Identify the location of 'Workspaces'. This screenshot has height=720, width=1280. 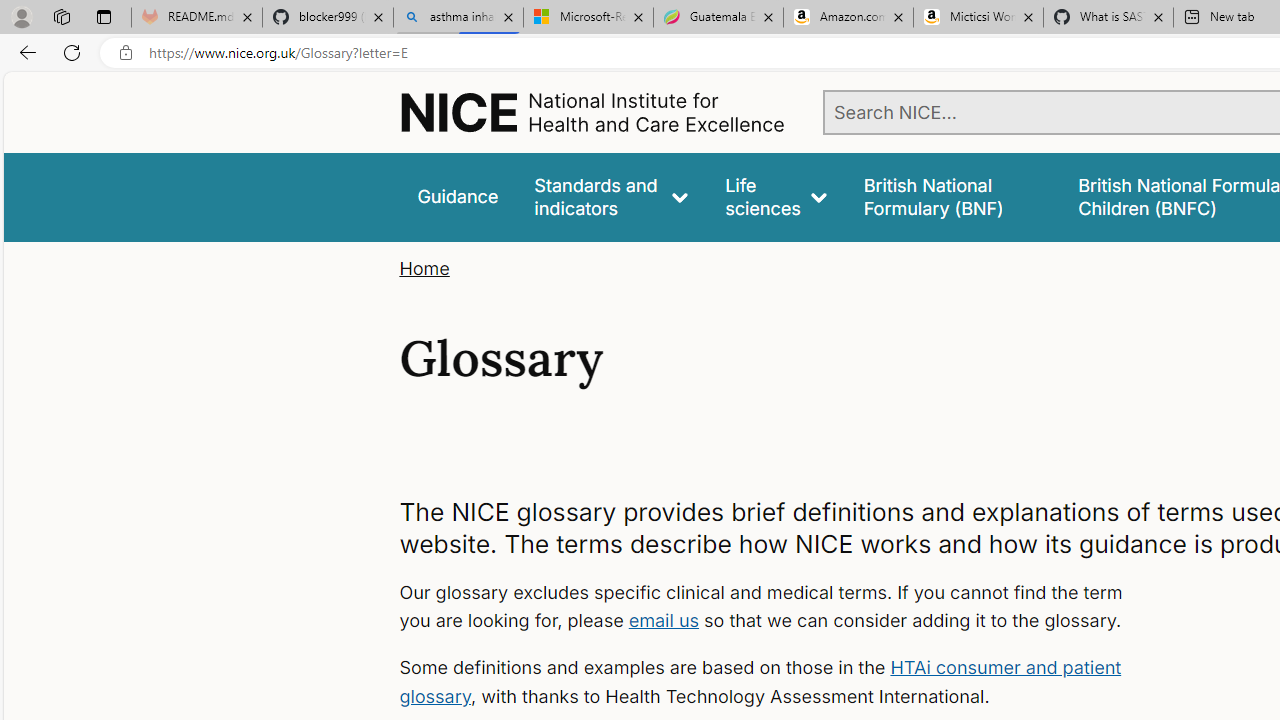
(61, 16).